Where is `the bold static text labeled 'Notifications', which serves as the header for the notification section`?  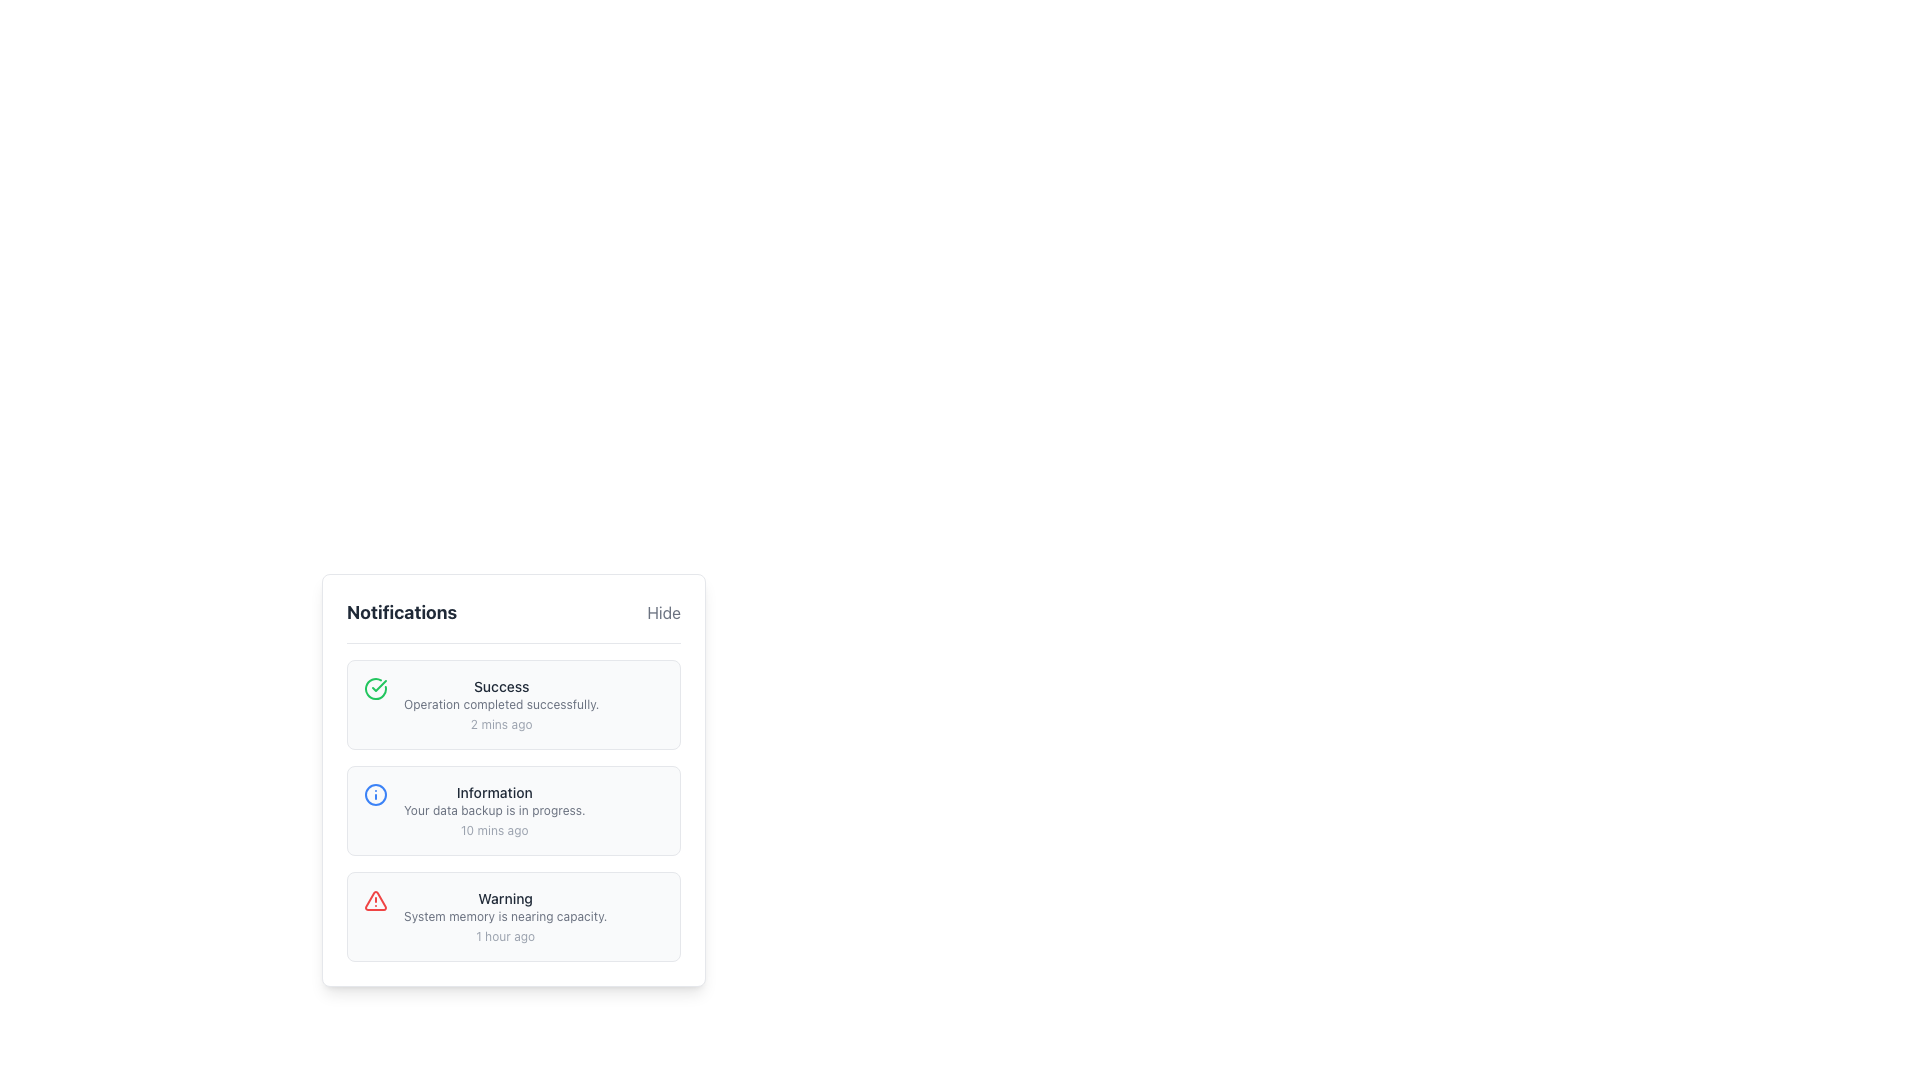
the bold static text labeled 'Notifications', which serves as the header for the notification section is located at coordinates (401, 612).